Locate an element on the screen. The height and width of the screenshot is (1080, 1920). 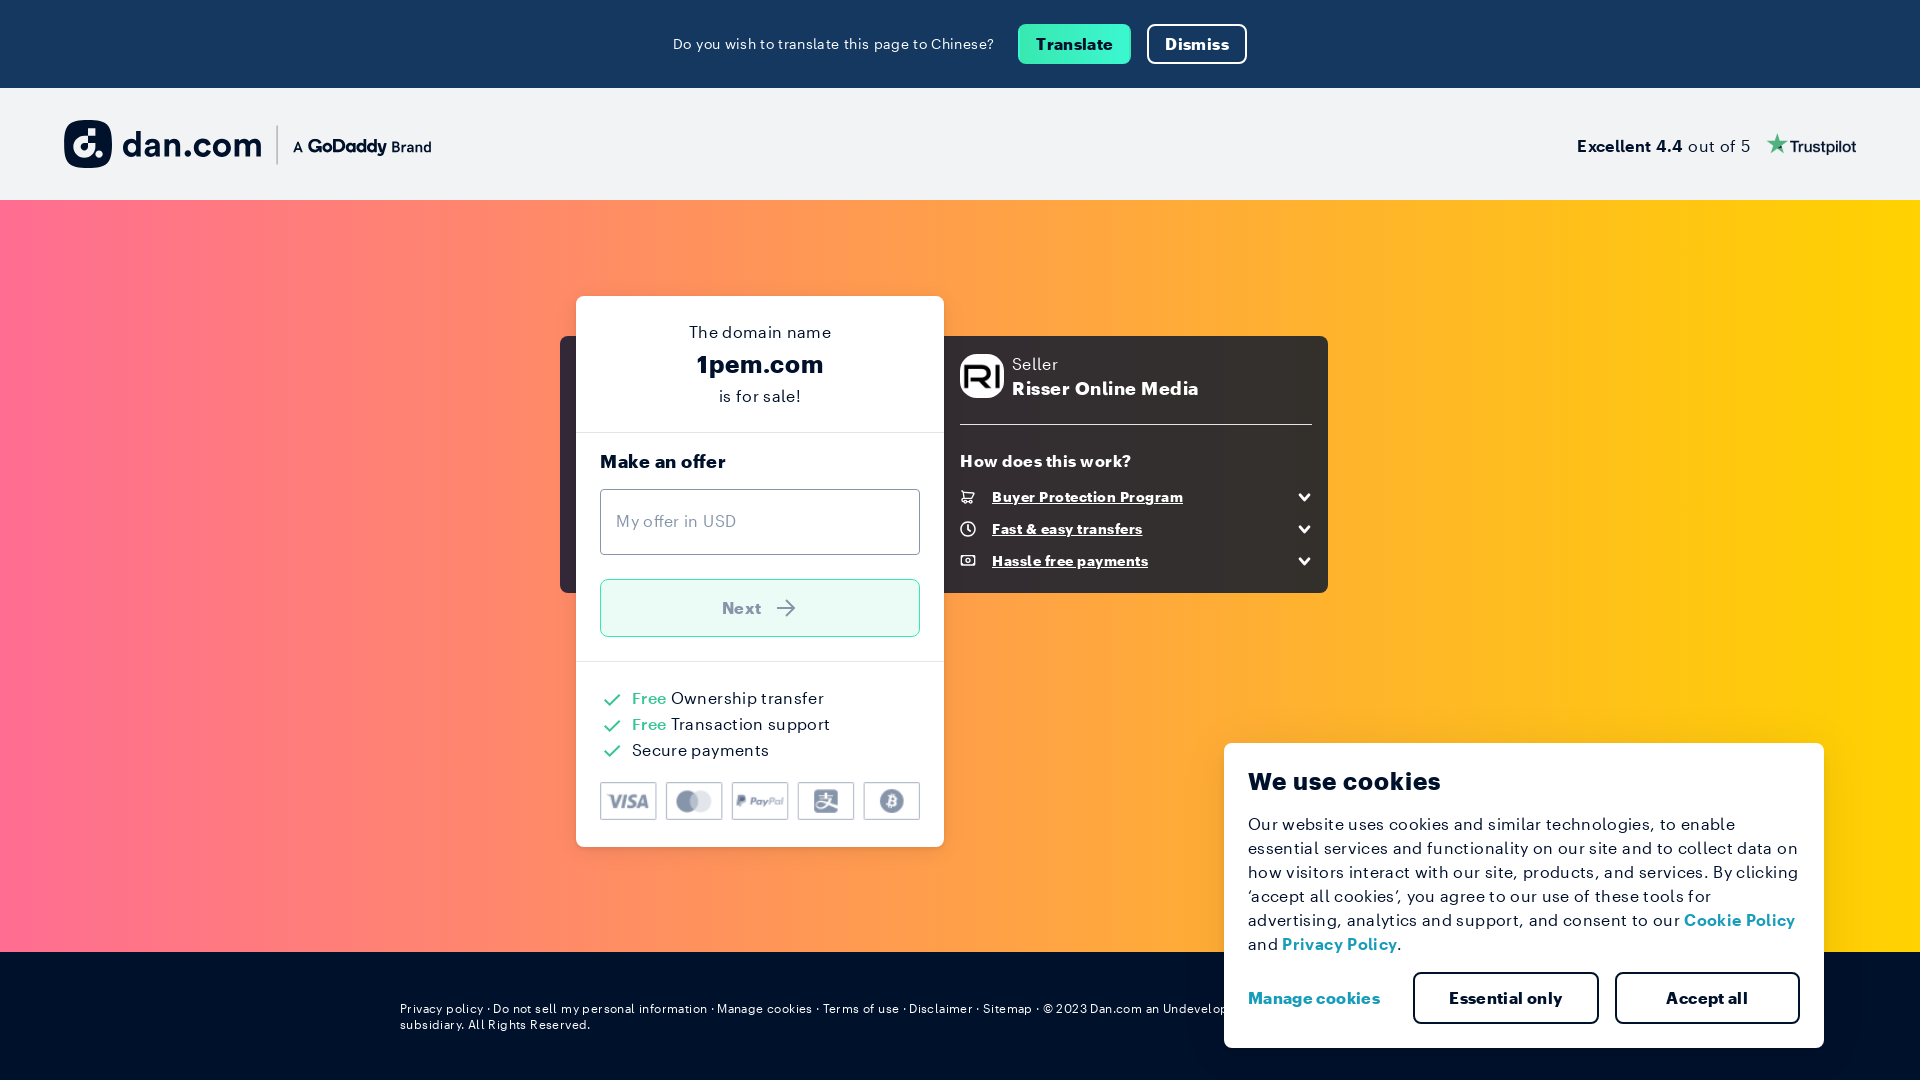
'Accept all' is located at coordinates (1613, 998).